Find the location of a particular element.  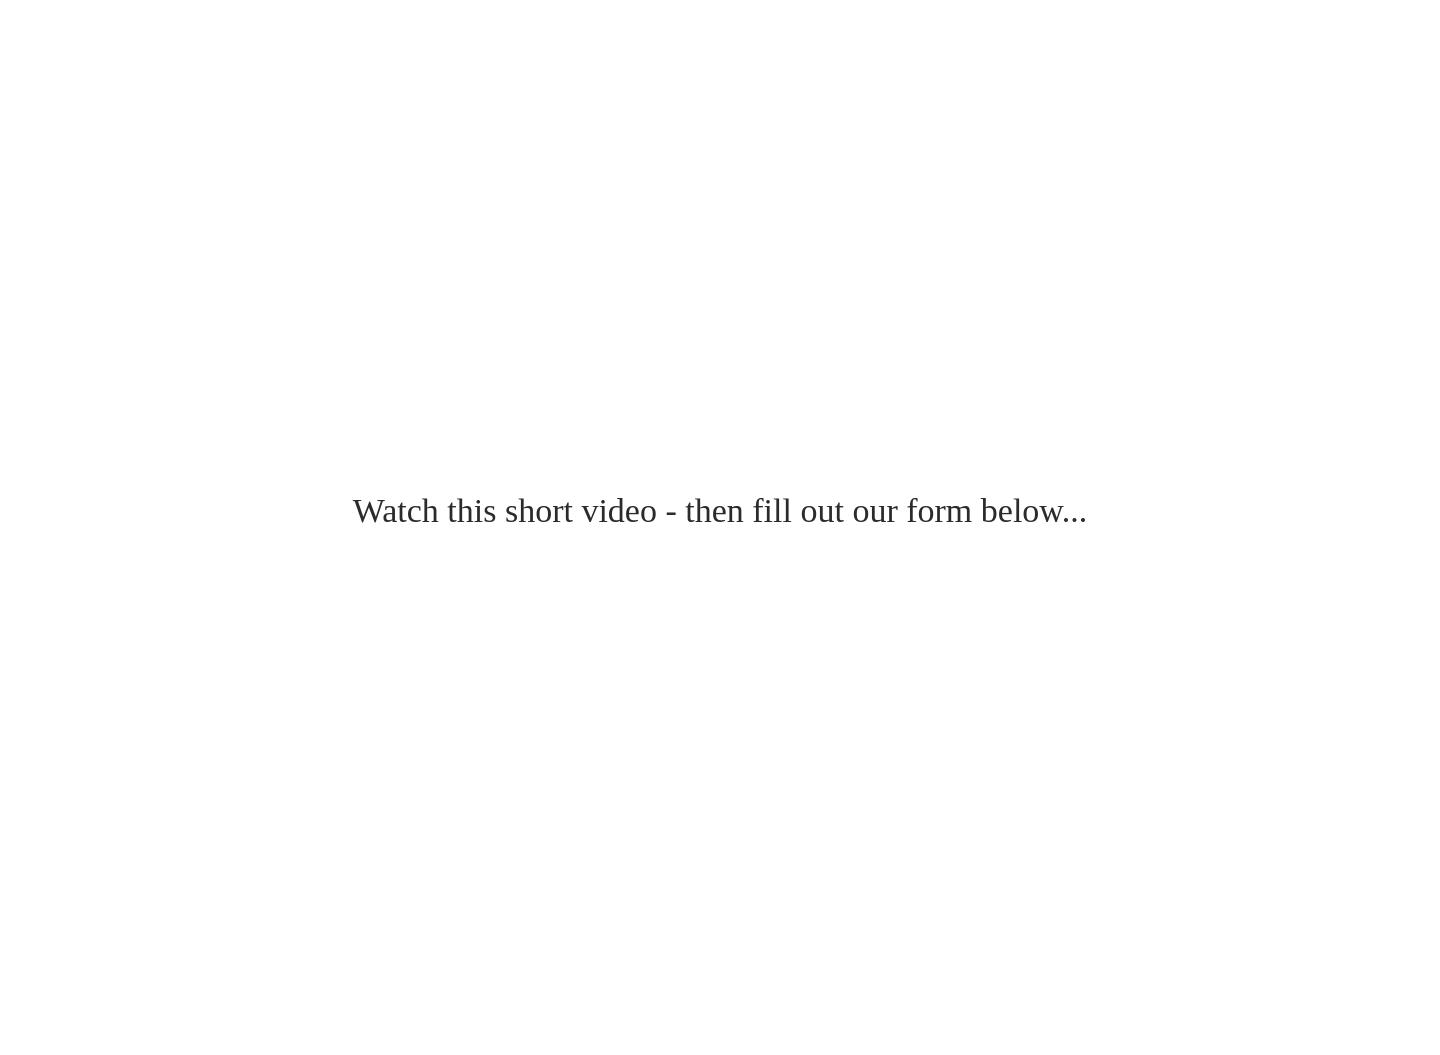

'internet marketing skills' is located at coordinates (167, 84).